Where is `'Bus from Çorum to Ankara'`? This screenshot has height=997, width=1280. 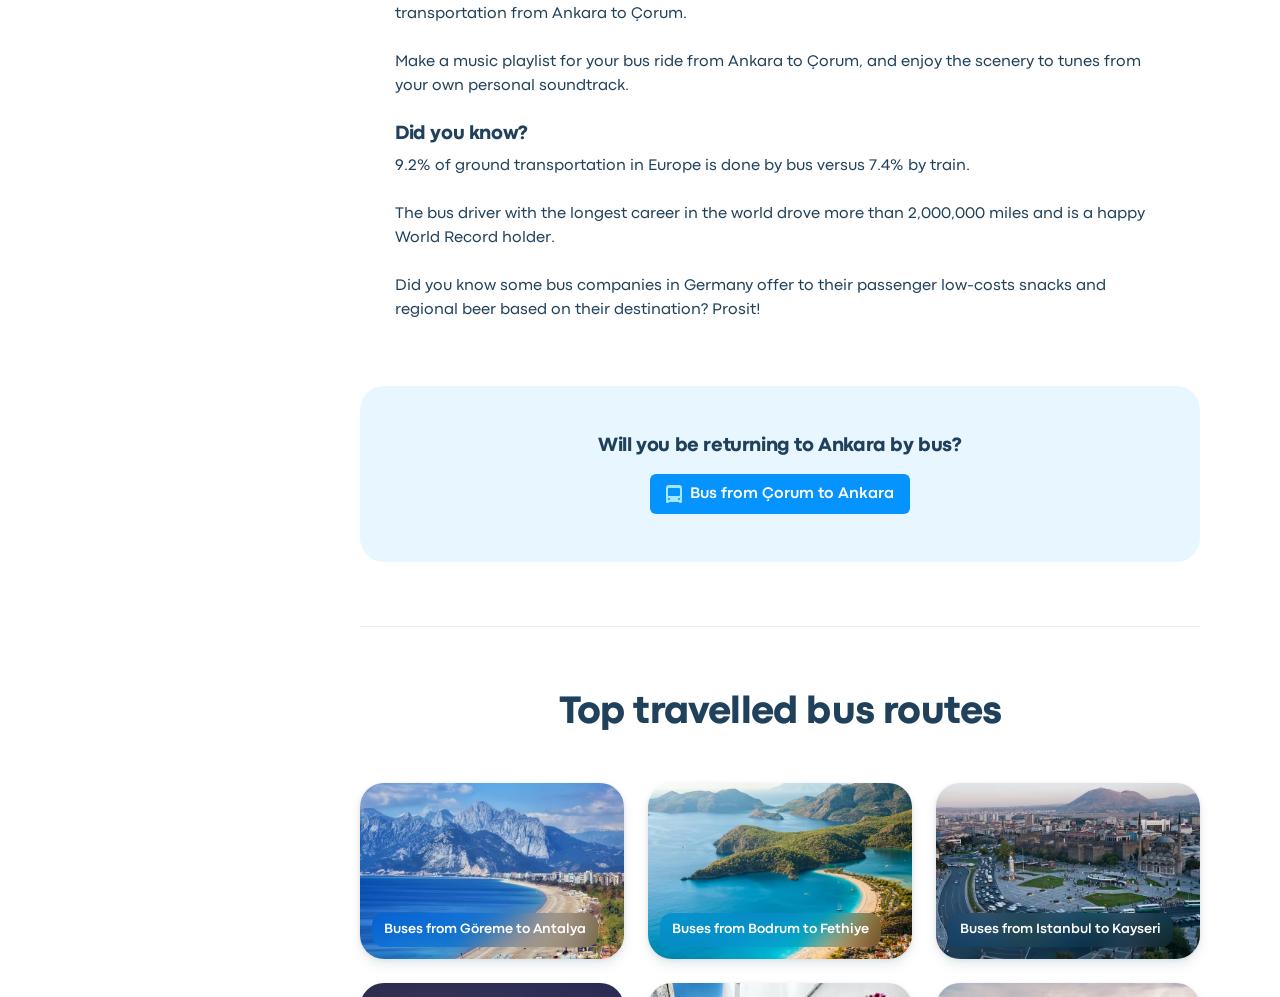 'Bus from Çorum to Ankara' is located at coordinates (790, 493).